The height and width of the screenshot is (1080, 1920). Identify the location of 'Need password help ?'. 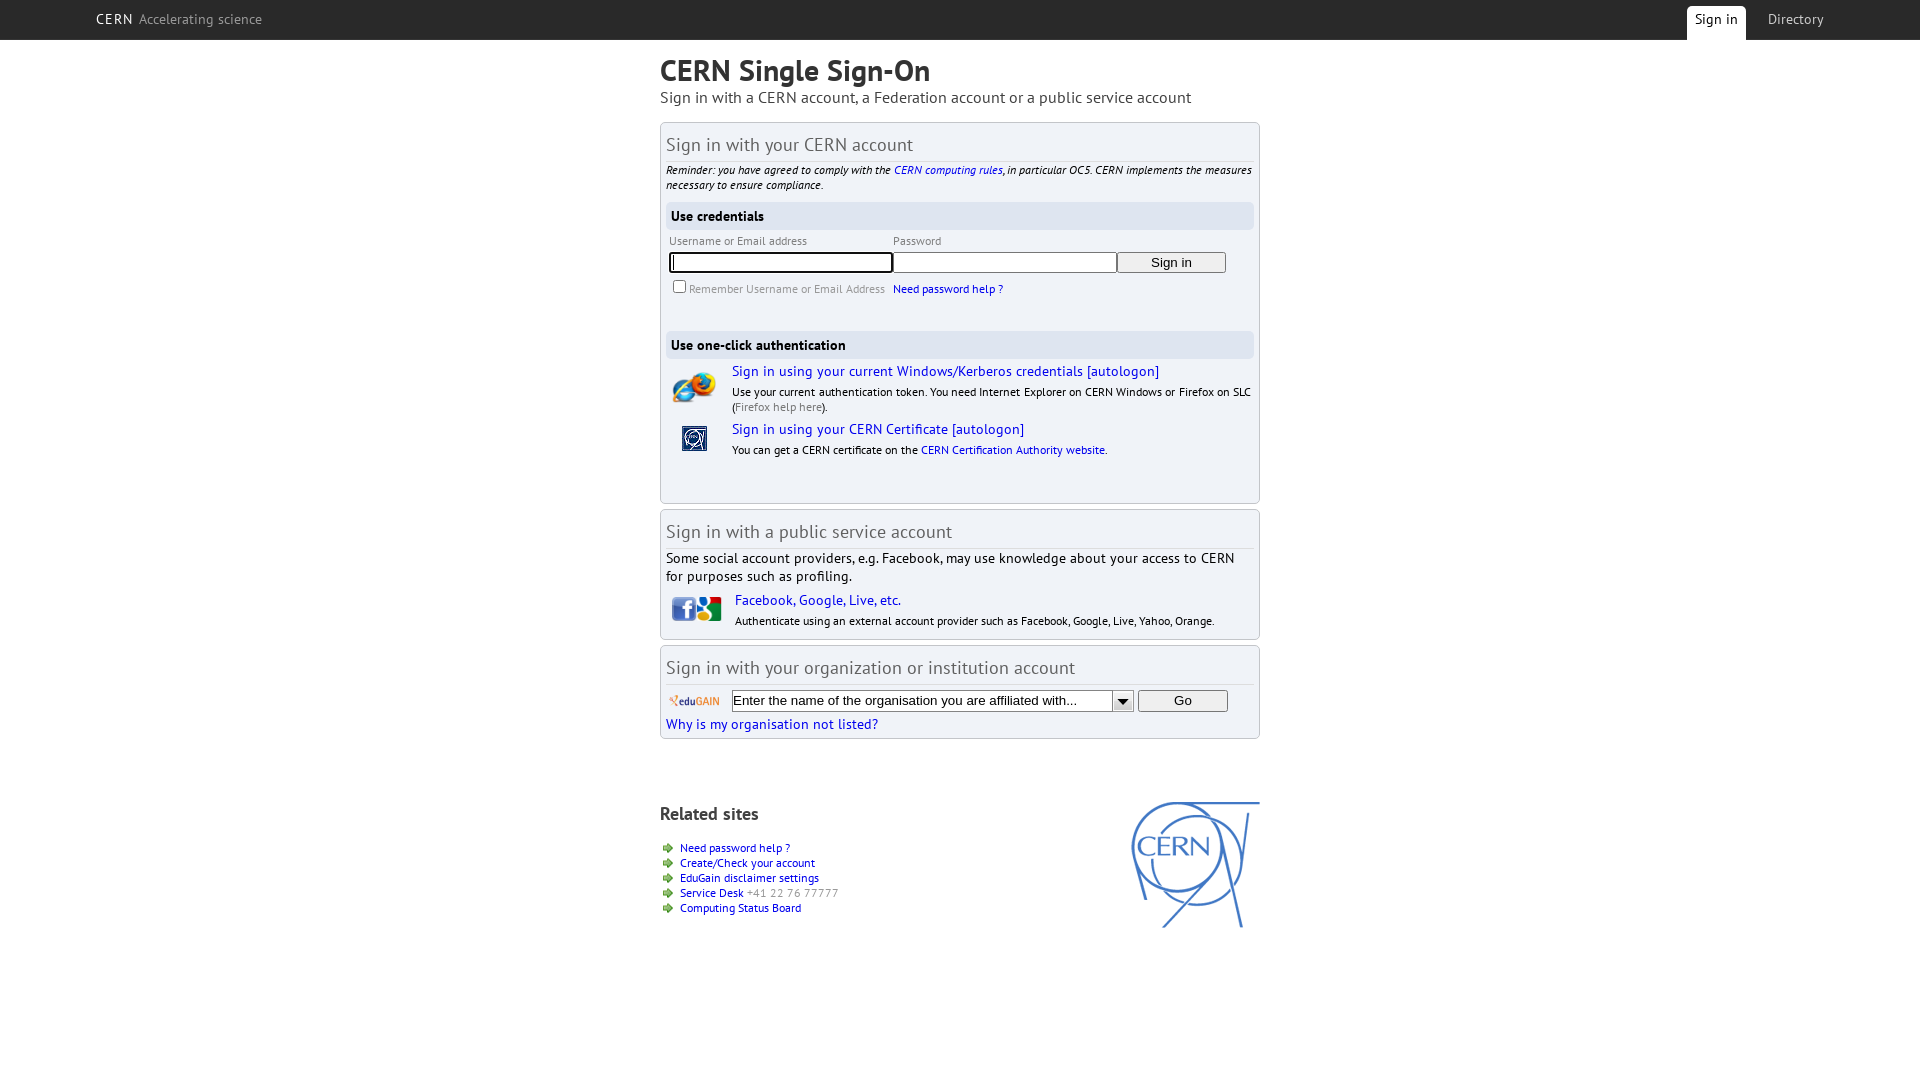
(733, 847).